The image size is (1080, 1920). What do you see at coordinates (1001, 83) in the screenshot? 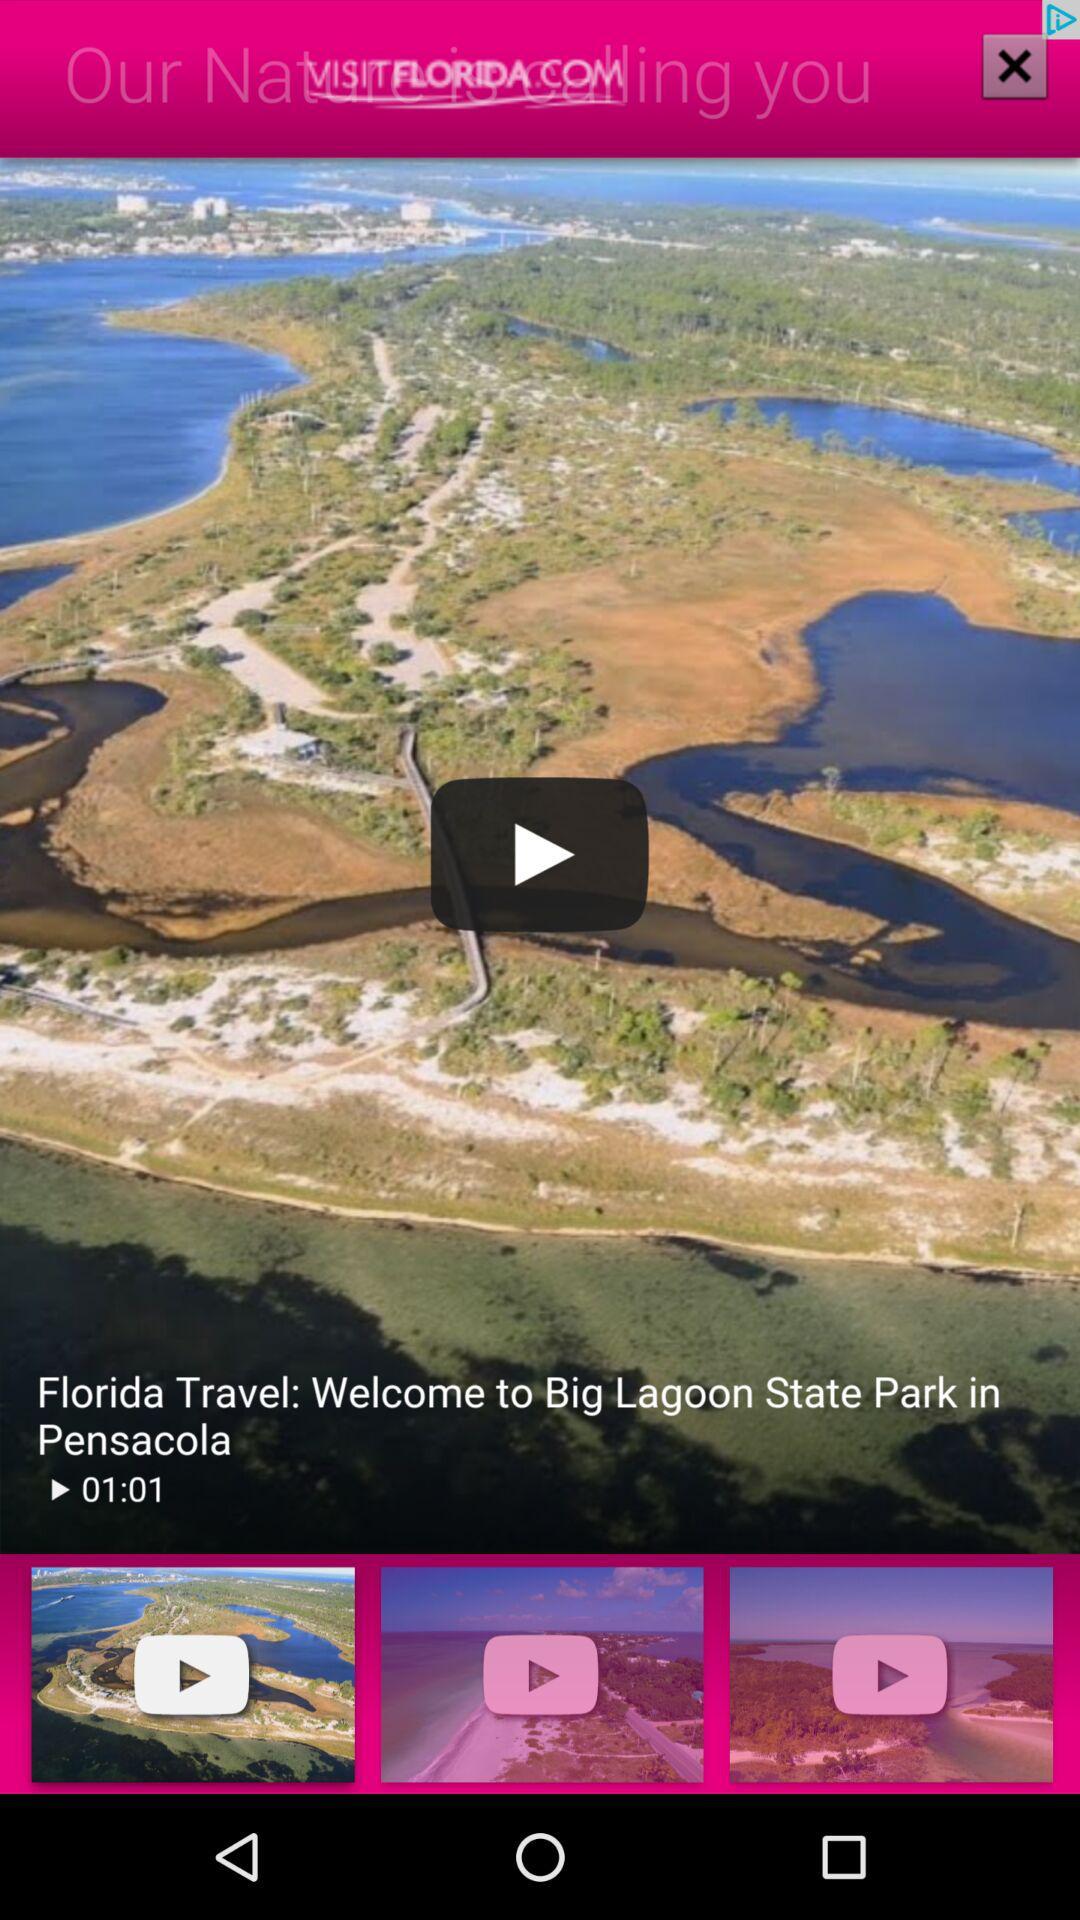
I see `the close icon` at bounding box center [1001, 83].